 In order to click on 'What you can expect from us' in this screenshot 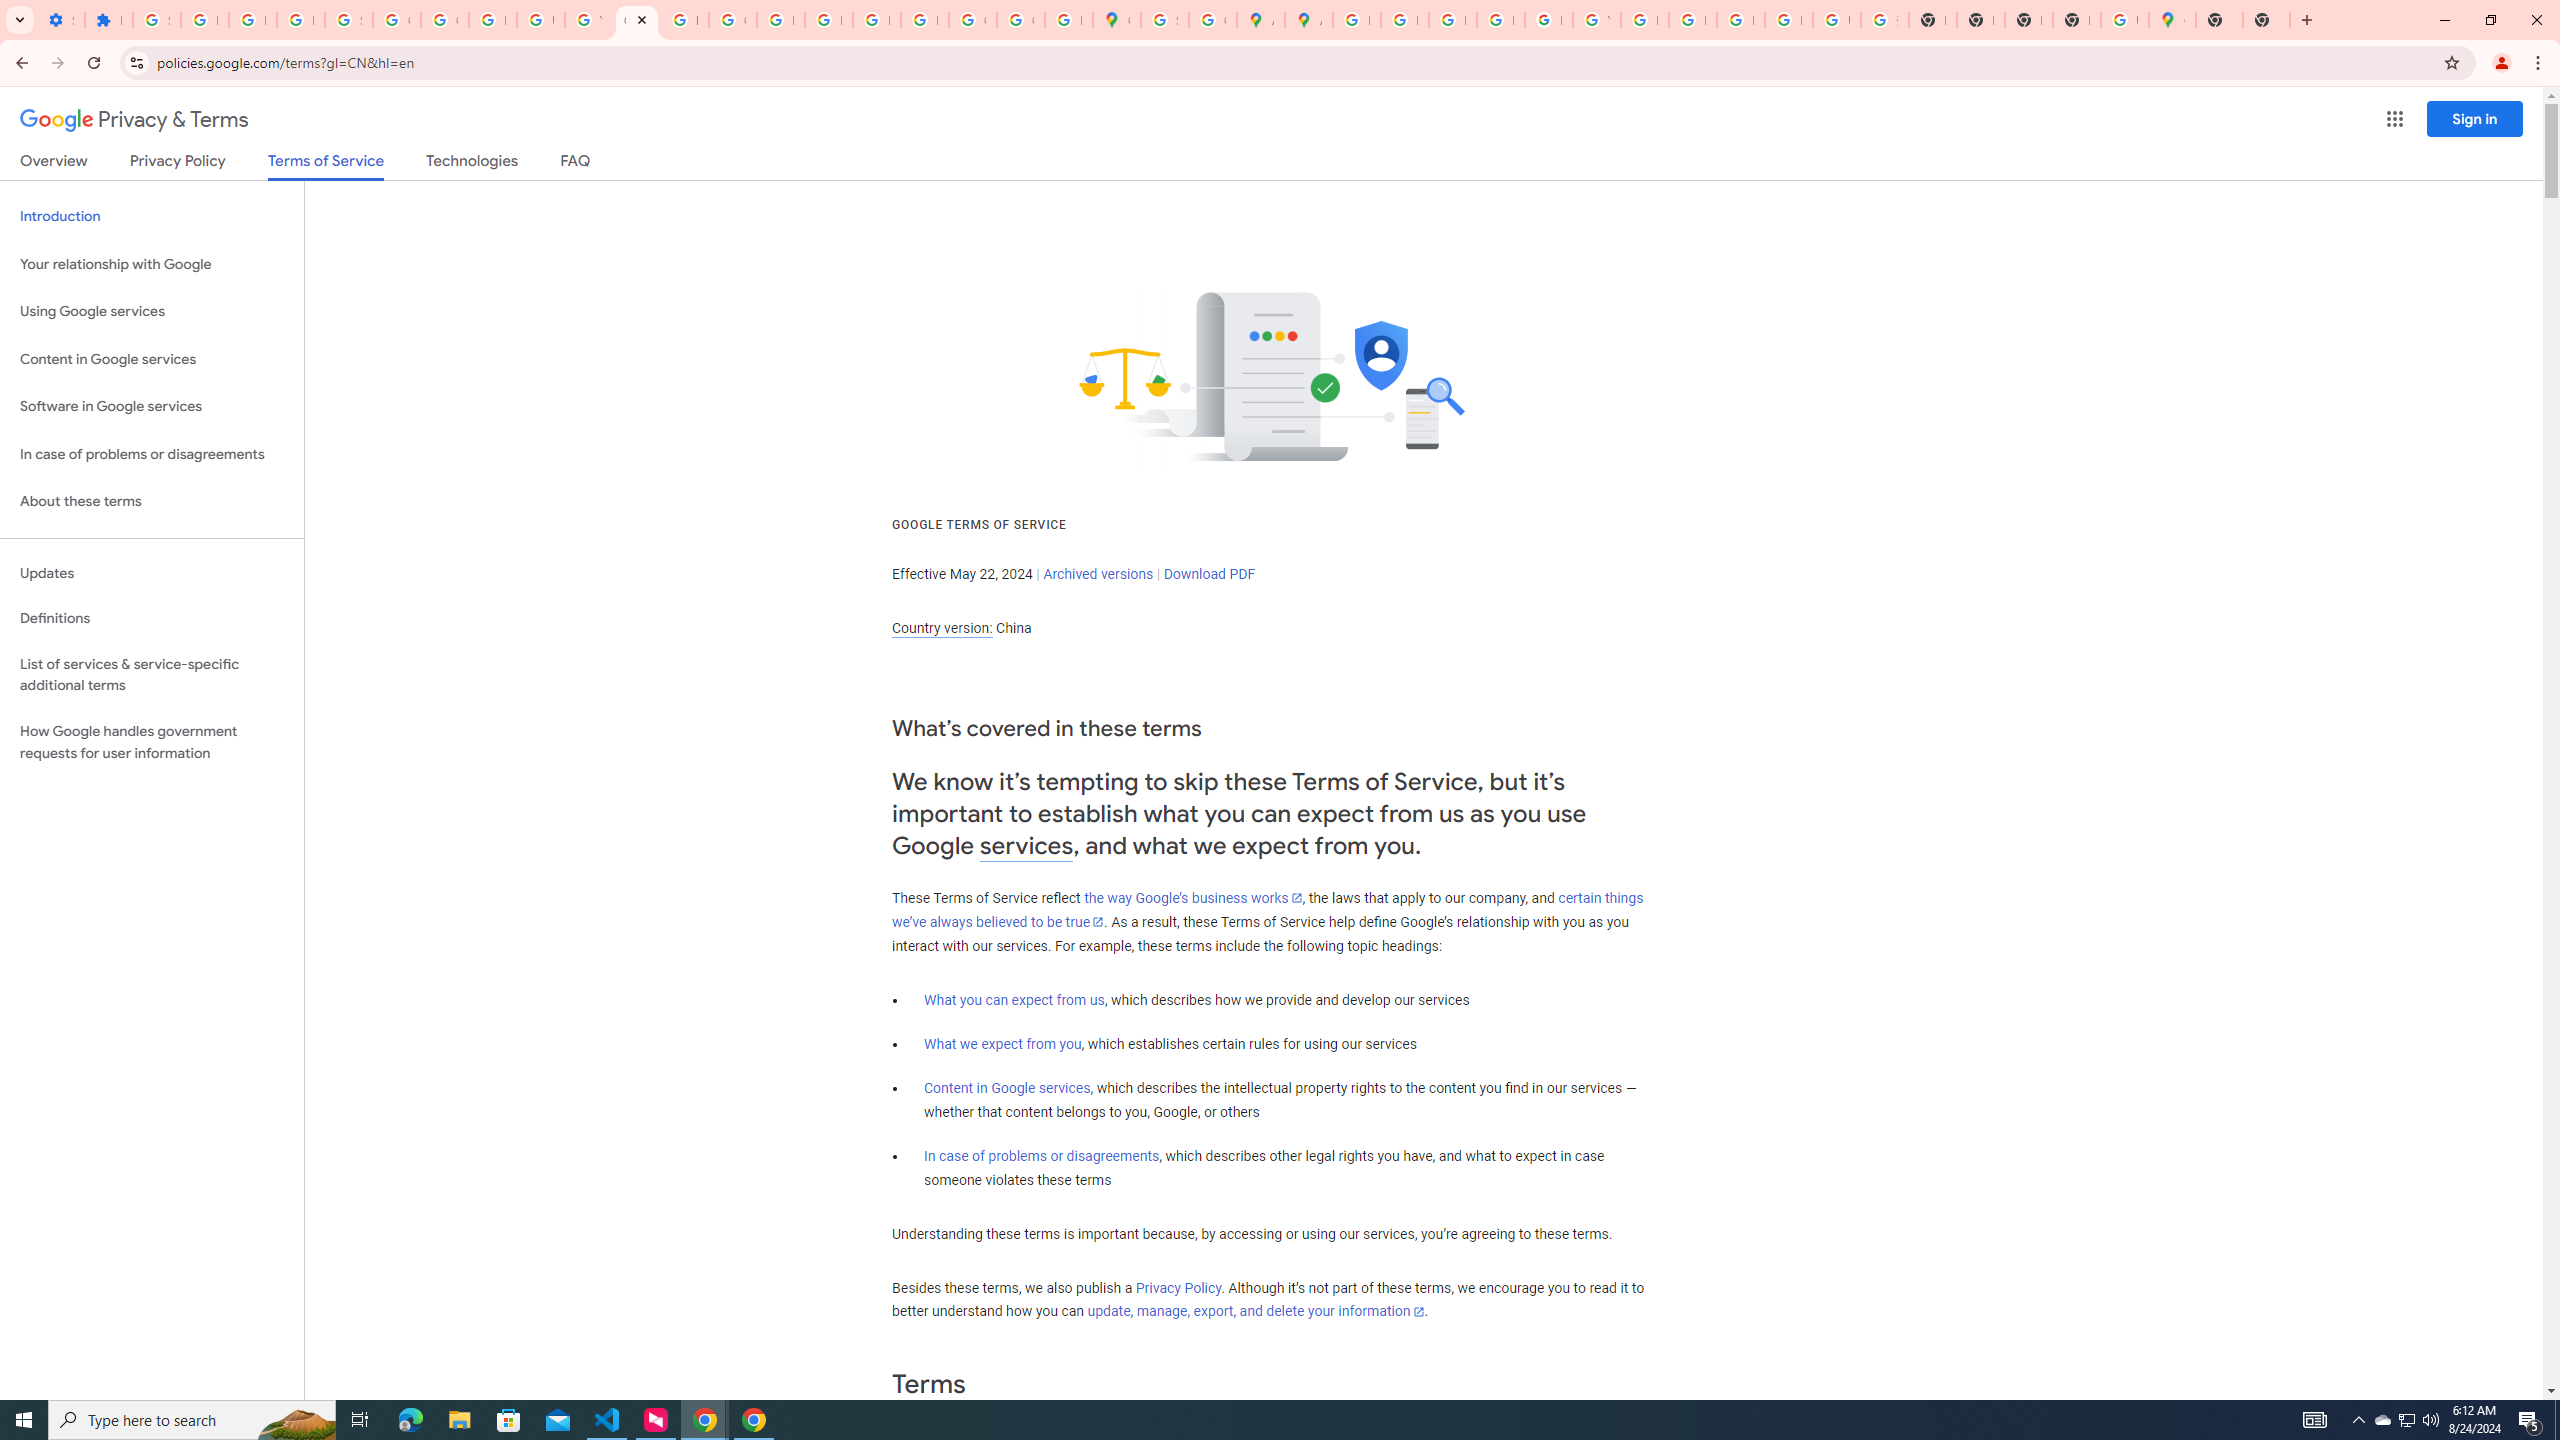, I will do `click(1015, 999)`.